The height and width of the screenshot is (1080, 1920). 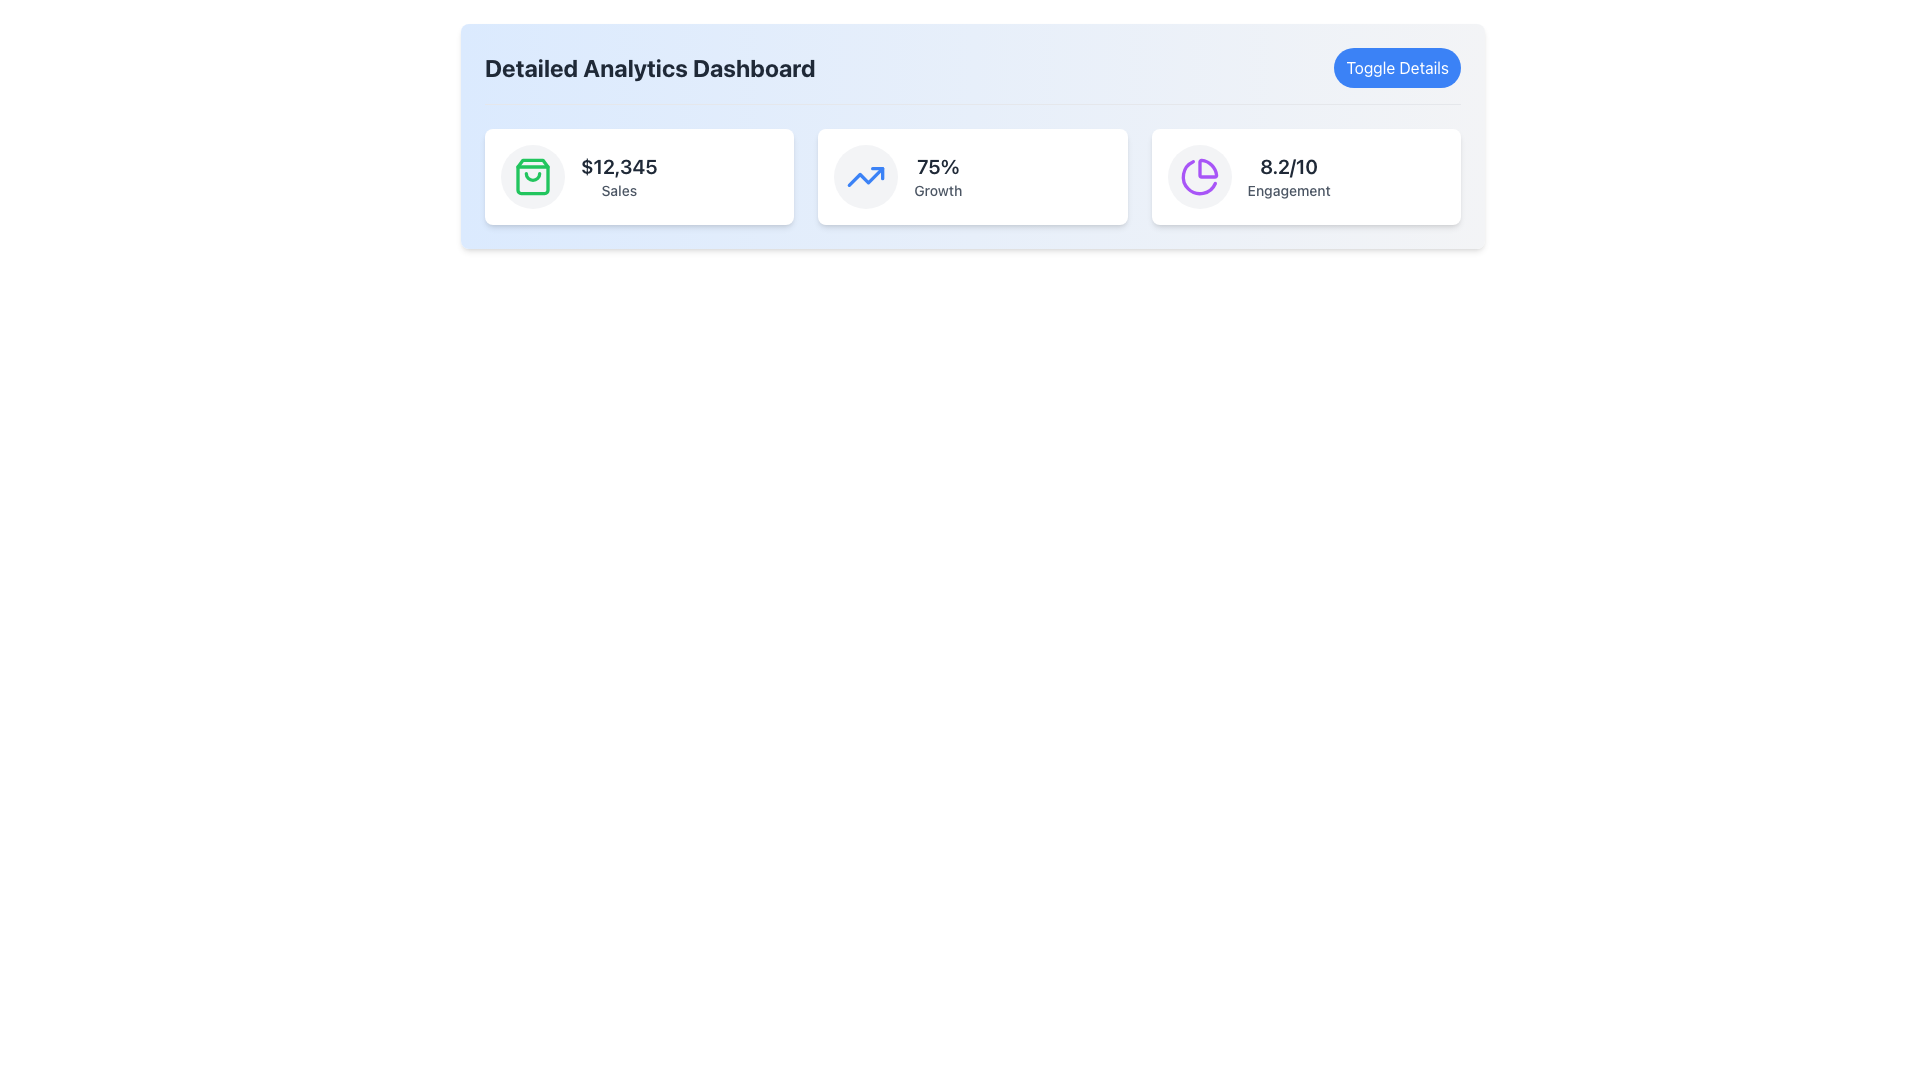 What do you see at coordinates (866, 176) in the screenshot?
I see `the growth icon element located next to the '75% Growth' text in the dashboard, which serves as a visual representation of an increase in a specific metric` at bounding box center [866, 176].